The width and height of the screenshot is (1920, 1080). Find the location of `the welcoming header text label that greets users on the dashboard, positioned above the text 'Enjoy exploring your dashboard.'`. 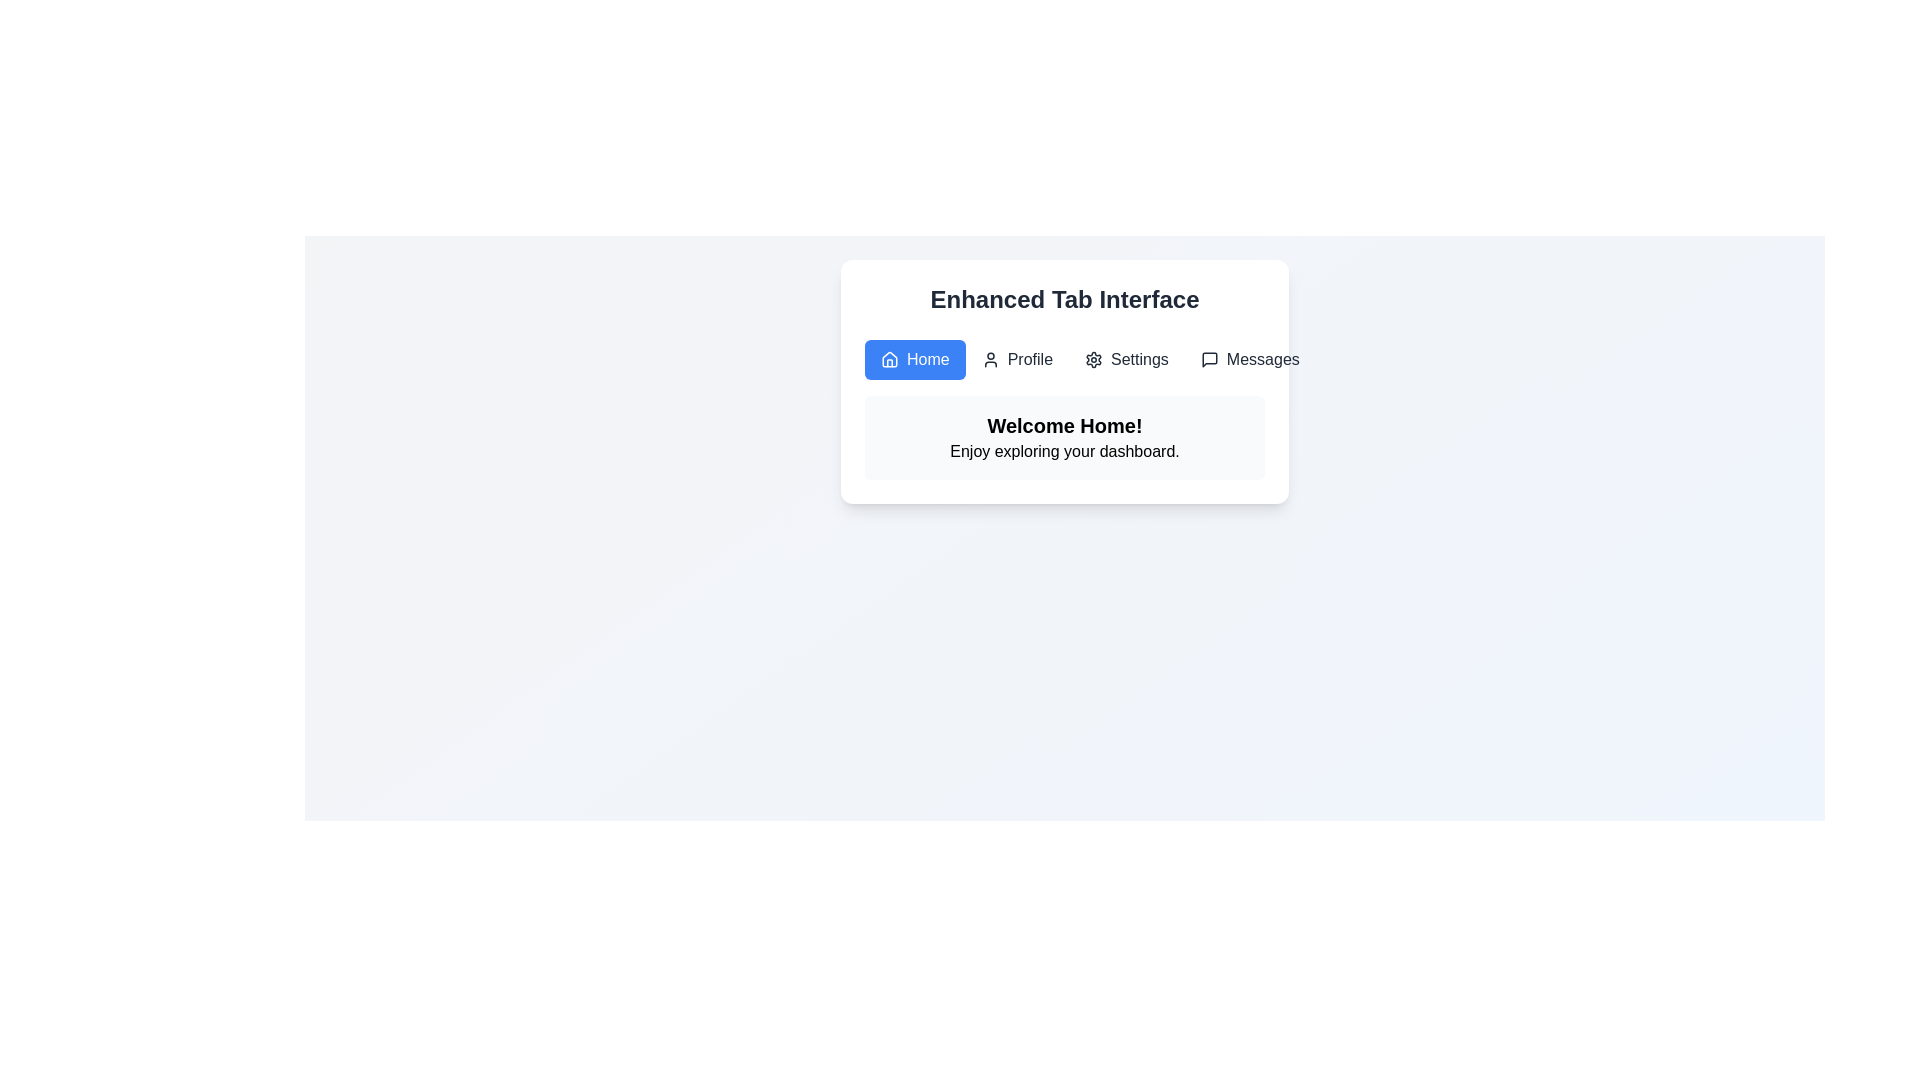

the welcoming header text label that greets users on the dashboard, positioned above the text 'Enjoy exploring your dashboard.' is located at coordinates (1064, 424).